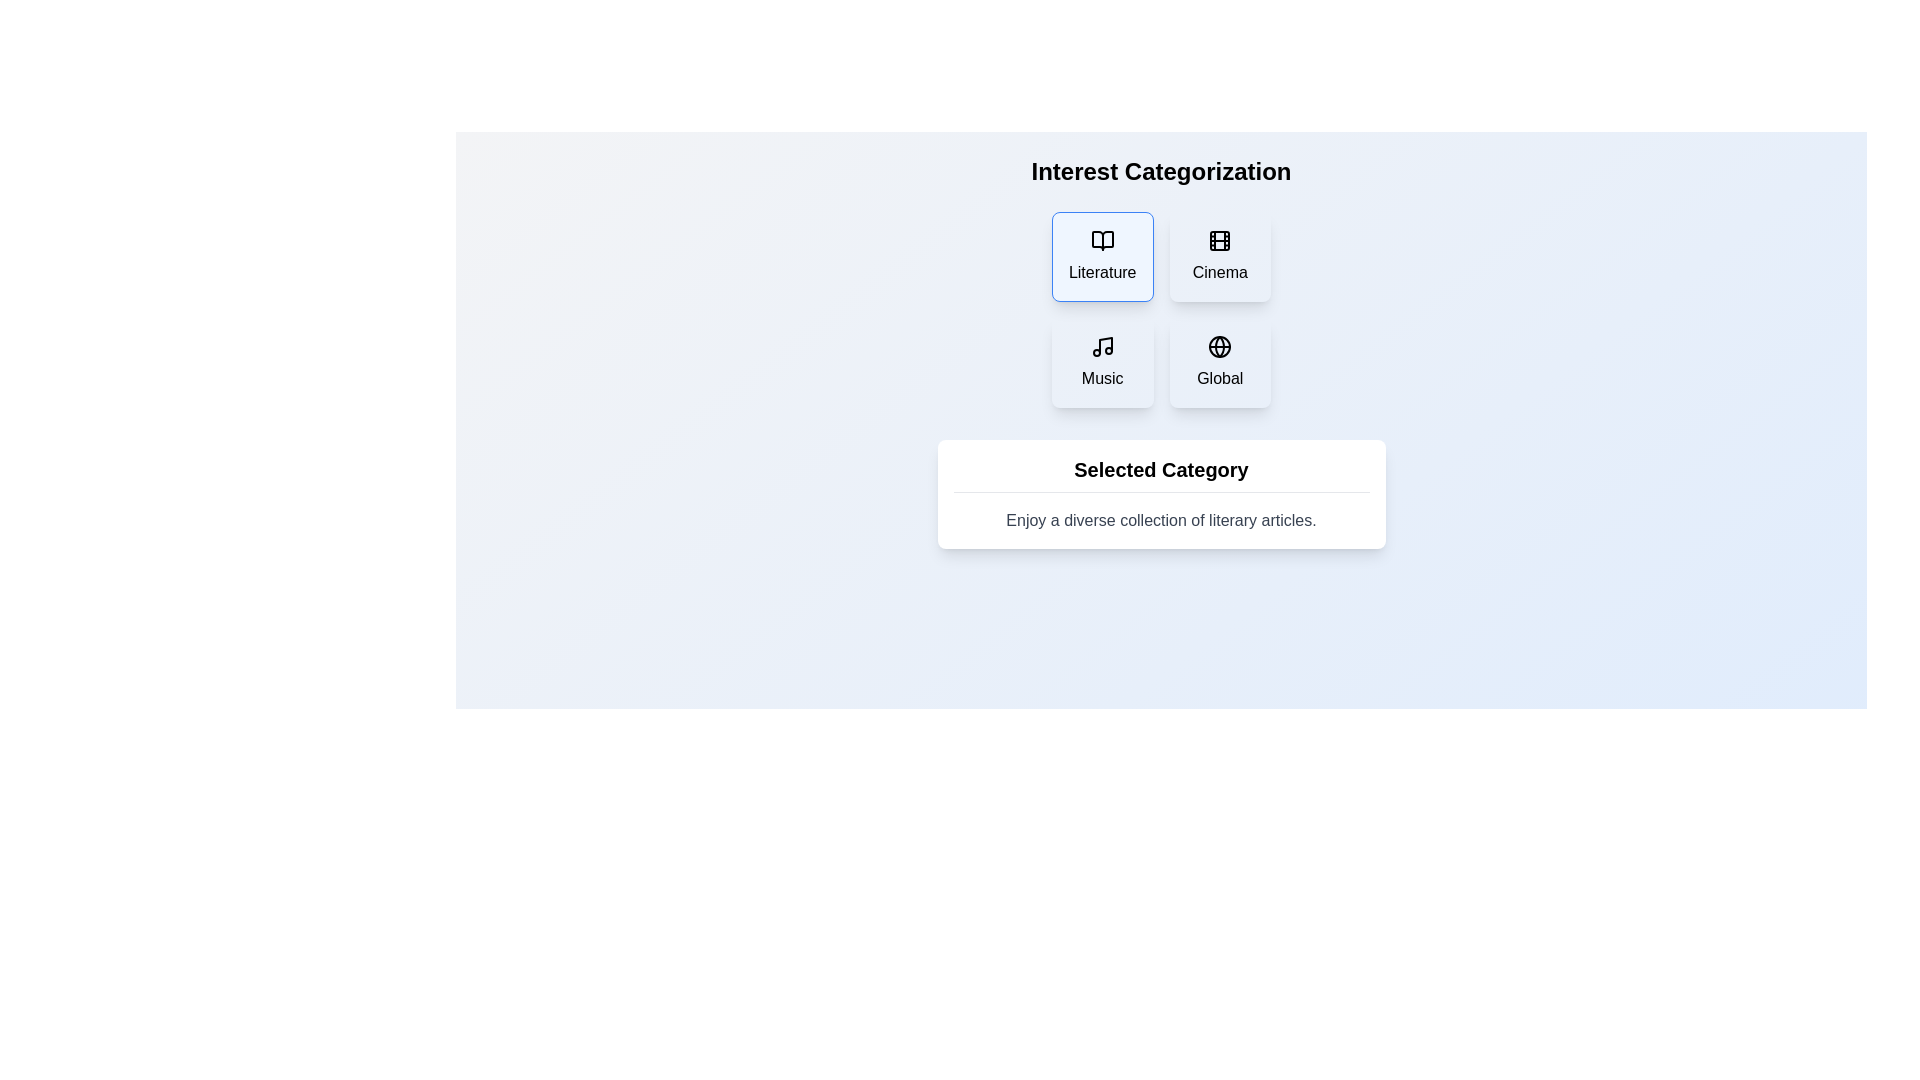 Image resolution: width=1920 pixels, height=1080 pixels. Describe the element at coordinates (1219, 239) in the screenshot. I see `the film icon located in the top right corner of the 'Cinema' category, which features a rectangle with perforated borders and a monochrome color scheme` at that location.